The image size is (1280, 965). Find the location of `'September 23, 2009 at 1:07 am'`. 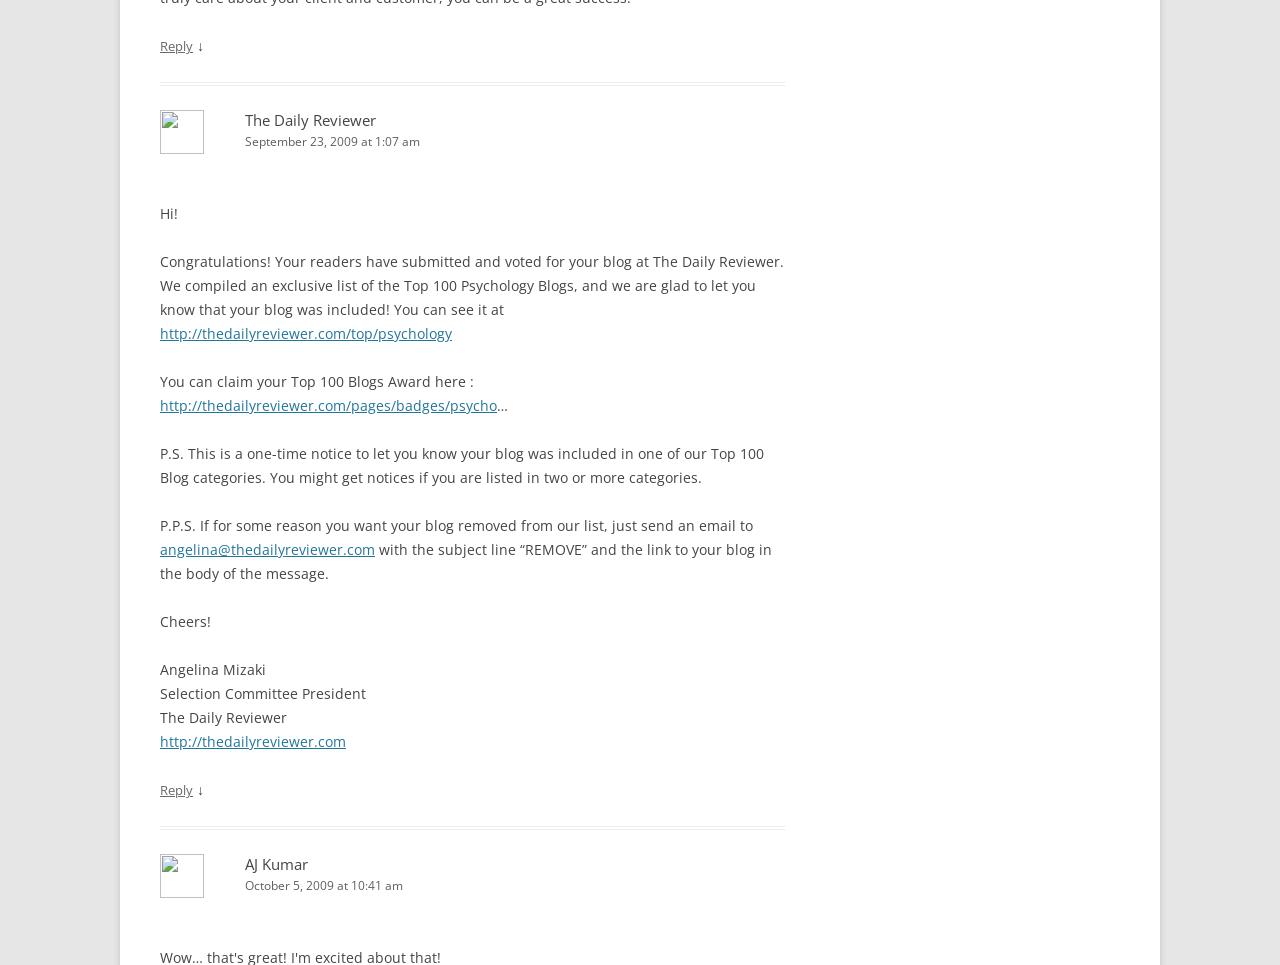

'September 23, 2009 at 1:07 am' is located at coordinates (332, 140).